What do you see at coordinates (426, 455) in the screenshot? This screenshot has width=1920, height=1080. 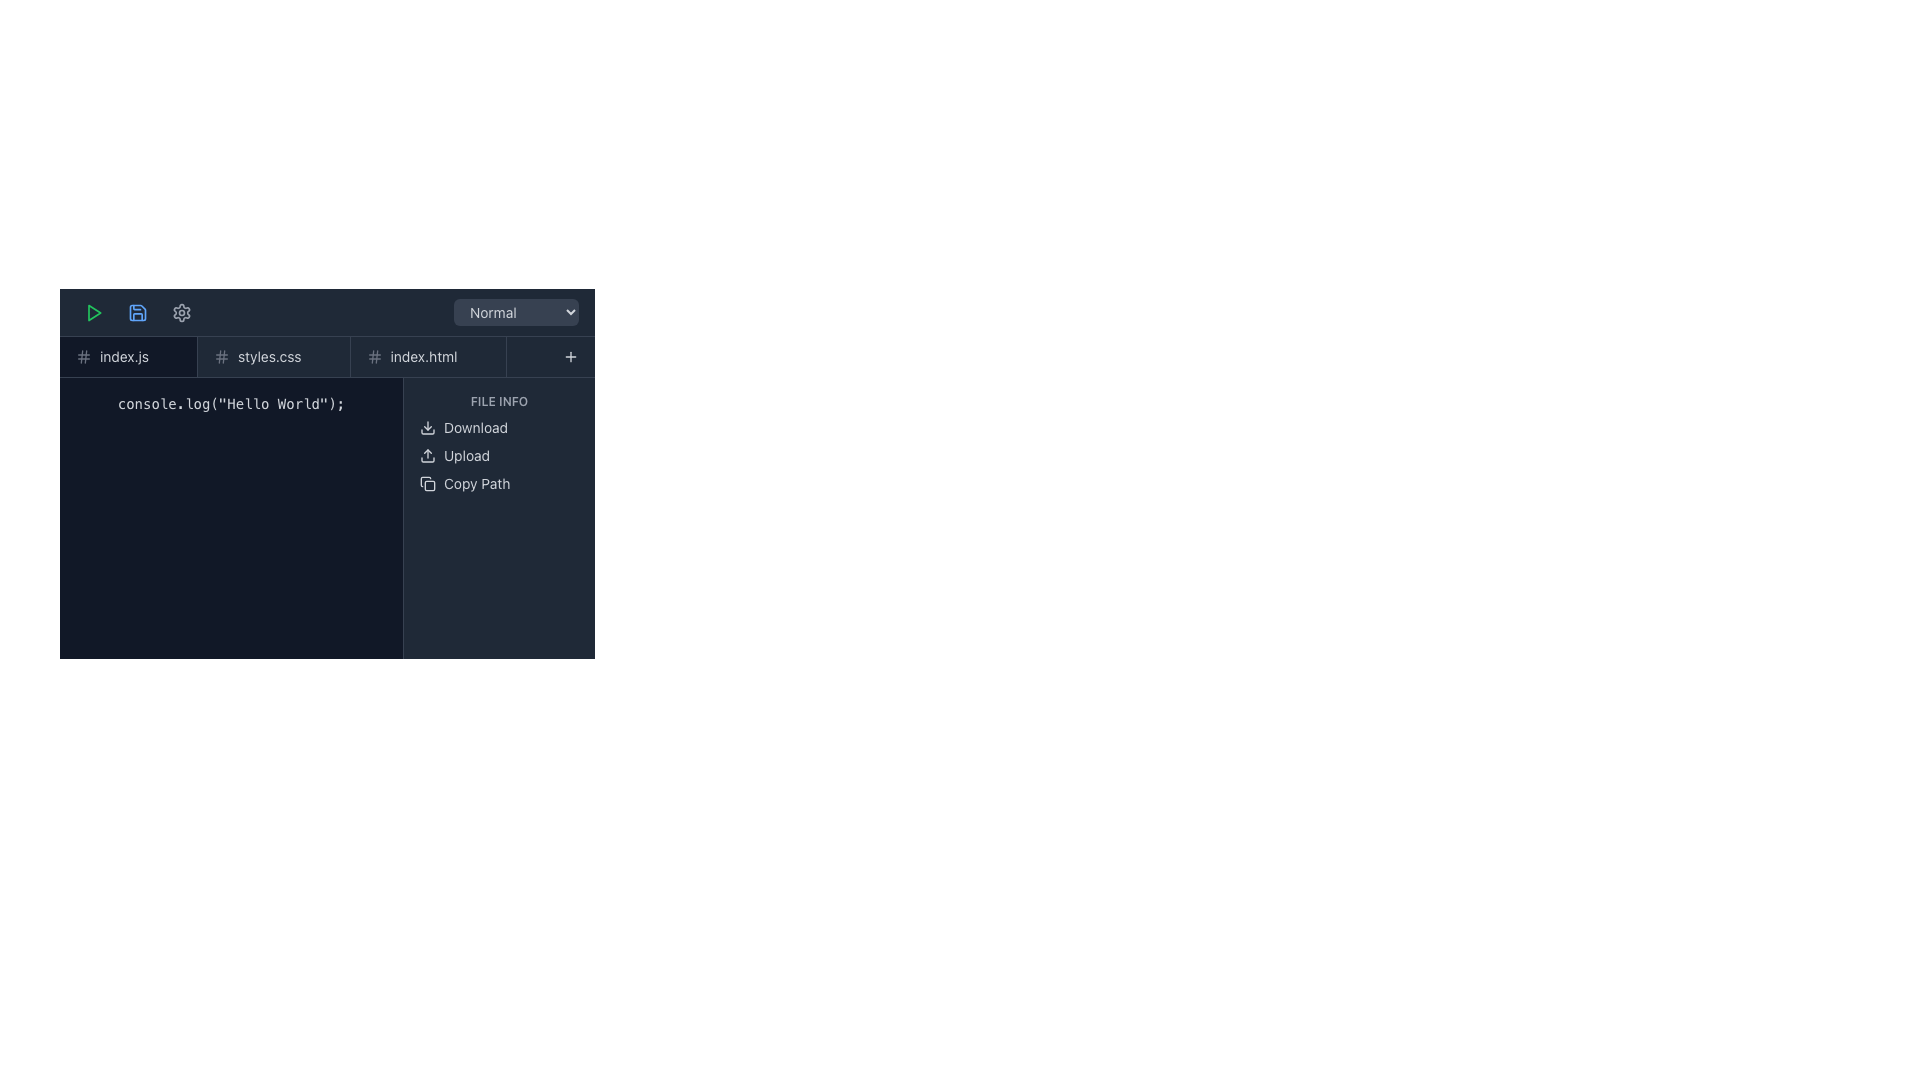 I see `the upload icon, which features an upward-pointing arrow above a horizontal rectangle, located on the right side of the interface preceding the 'Upload' text` at bounding box center [426, 455].